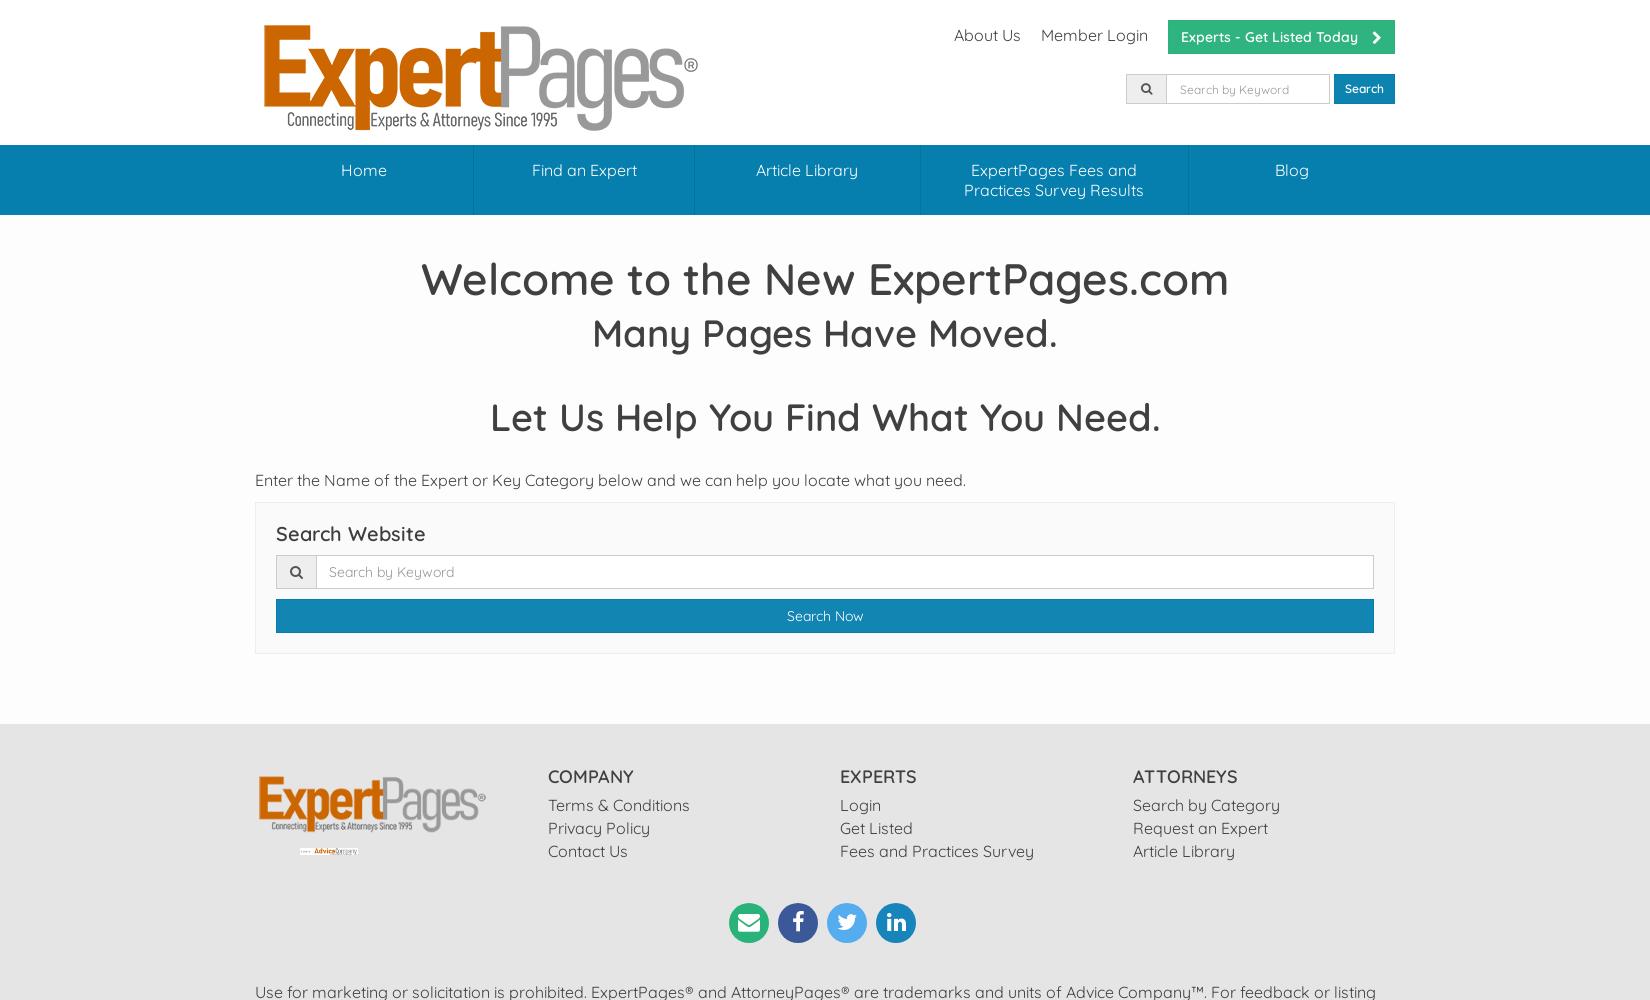 The image size is (1650, 1000). I want to click on 'Privacy Policy', so click(596, 827).